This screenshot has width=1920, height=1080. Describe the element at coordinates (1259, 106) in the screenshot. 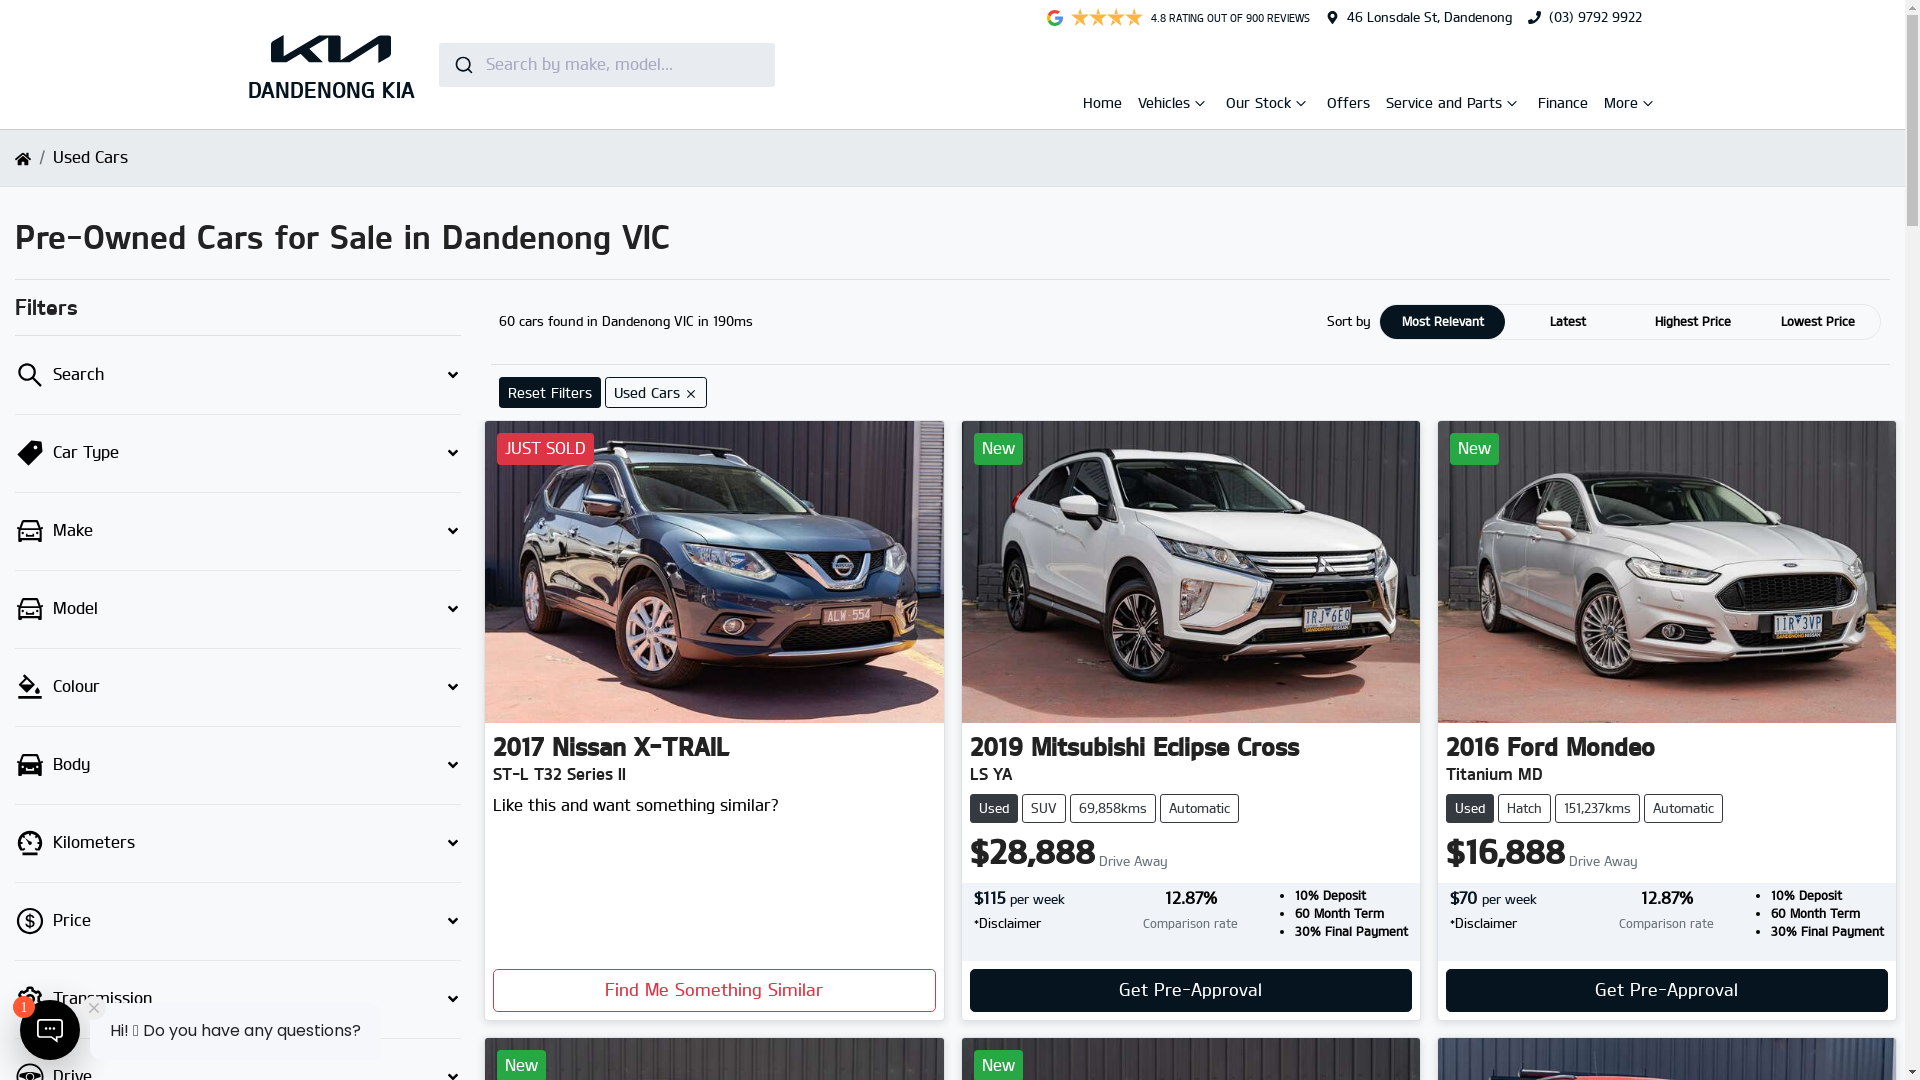

I see `'Our Stock'` at that location.